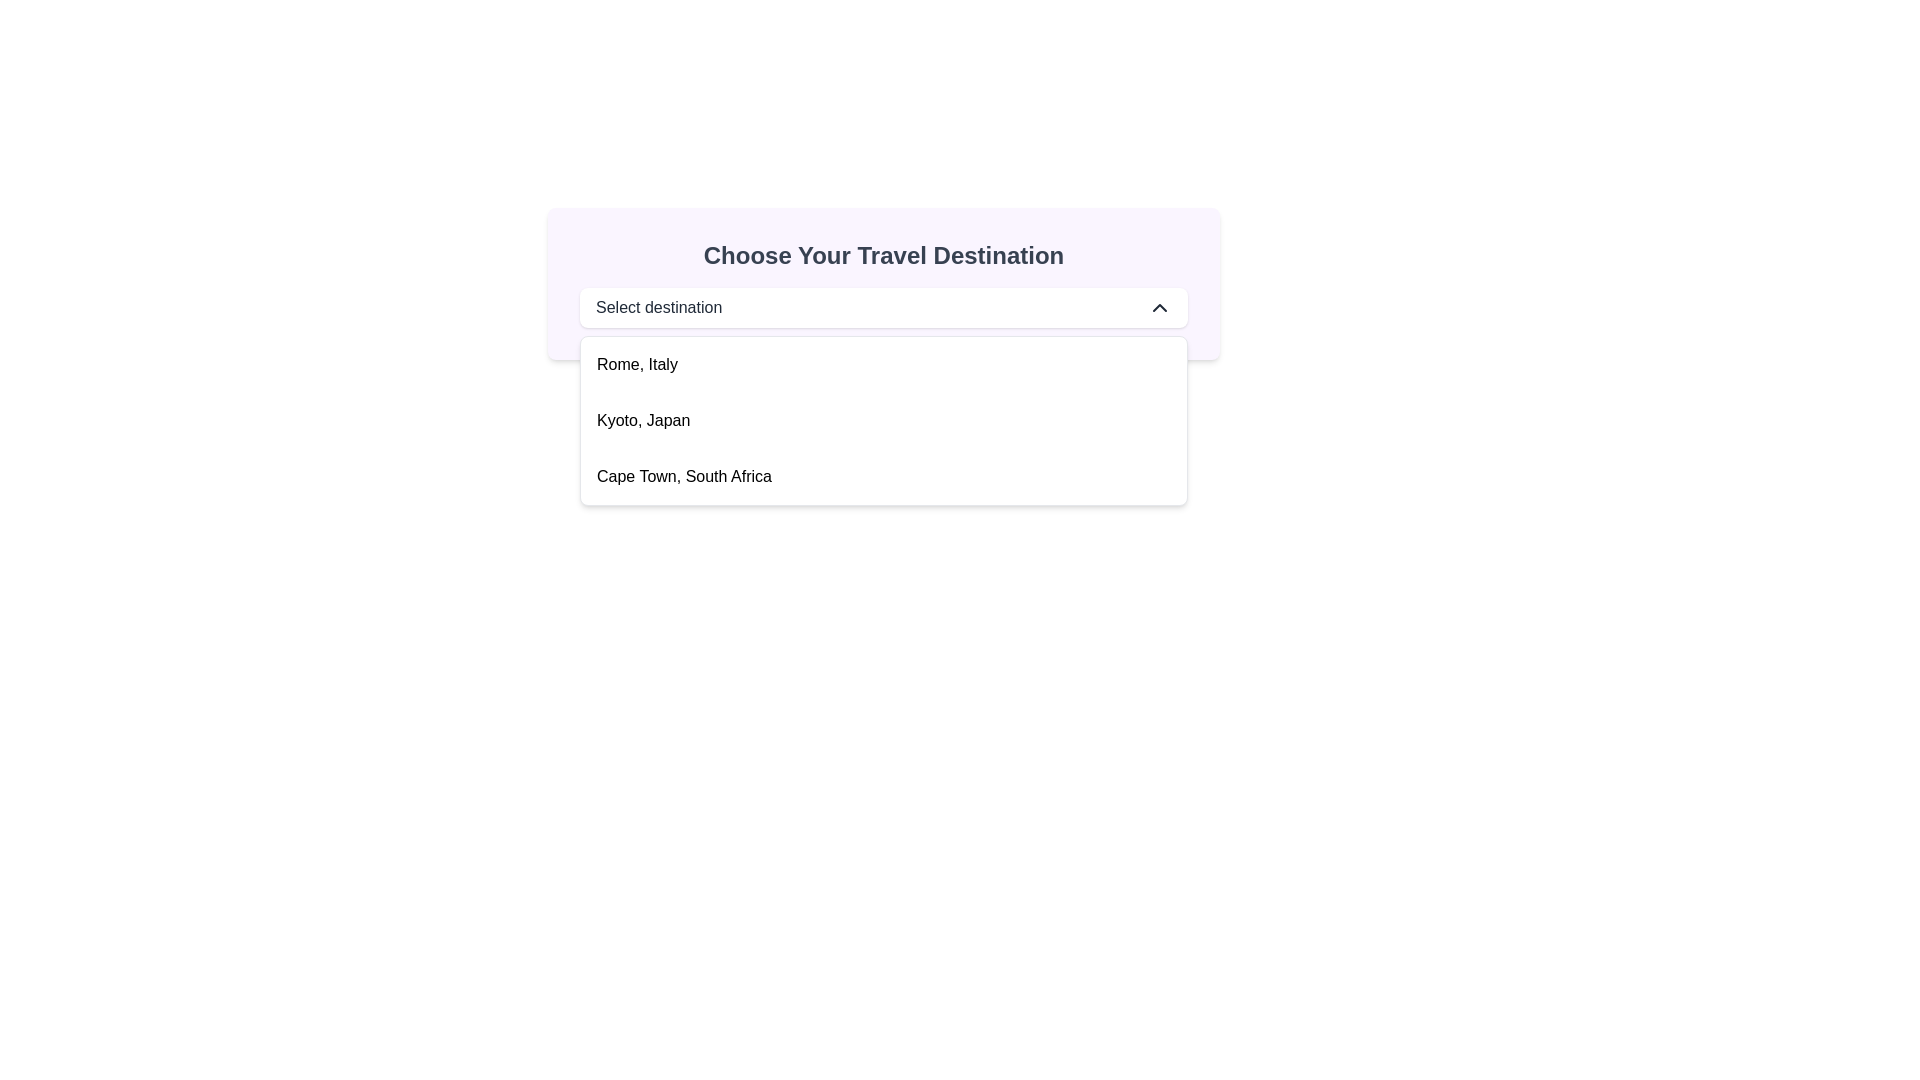 This screenshot has height=1080, width=1920. I want to click on the text item 'Kyoto, Japan' in the dropdown list, so click(643, 419).